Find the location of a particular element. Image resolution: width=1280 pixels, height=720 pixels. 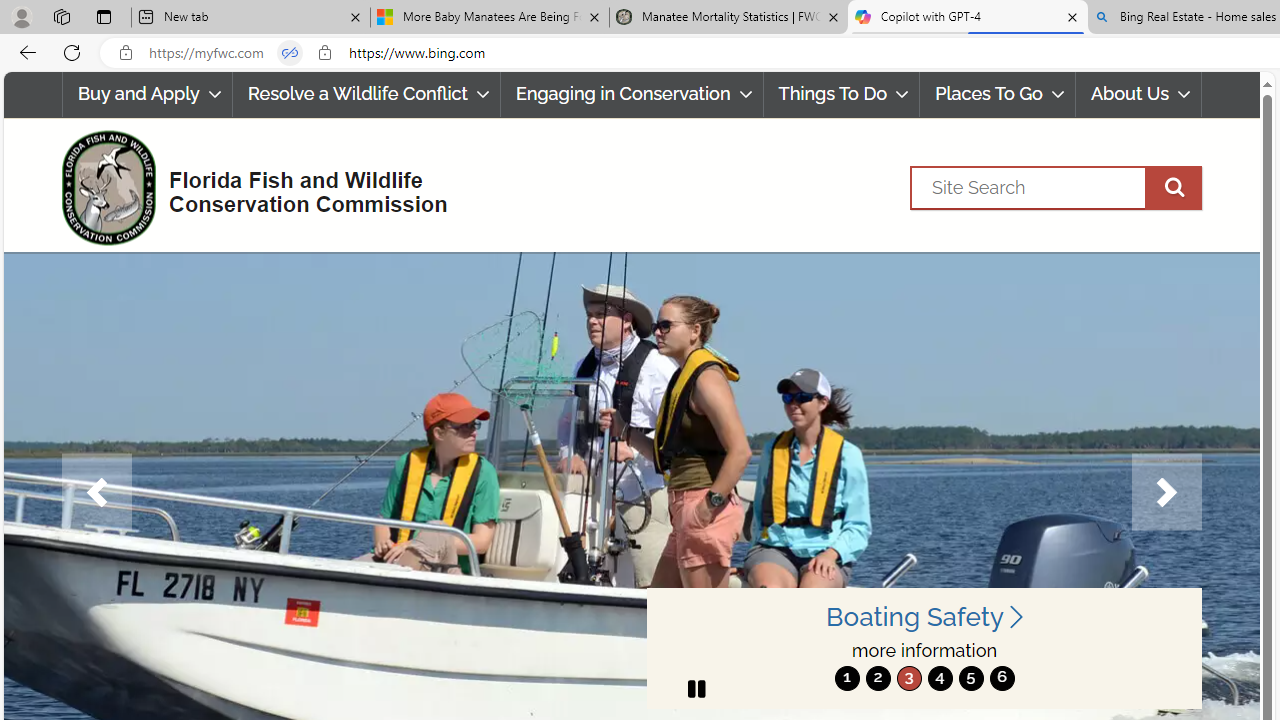

'Manatee Mortality Statistics | FWC' is located at coordinates (728, 17).